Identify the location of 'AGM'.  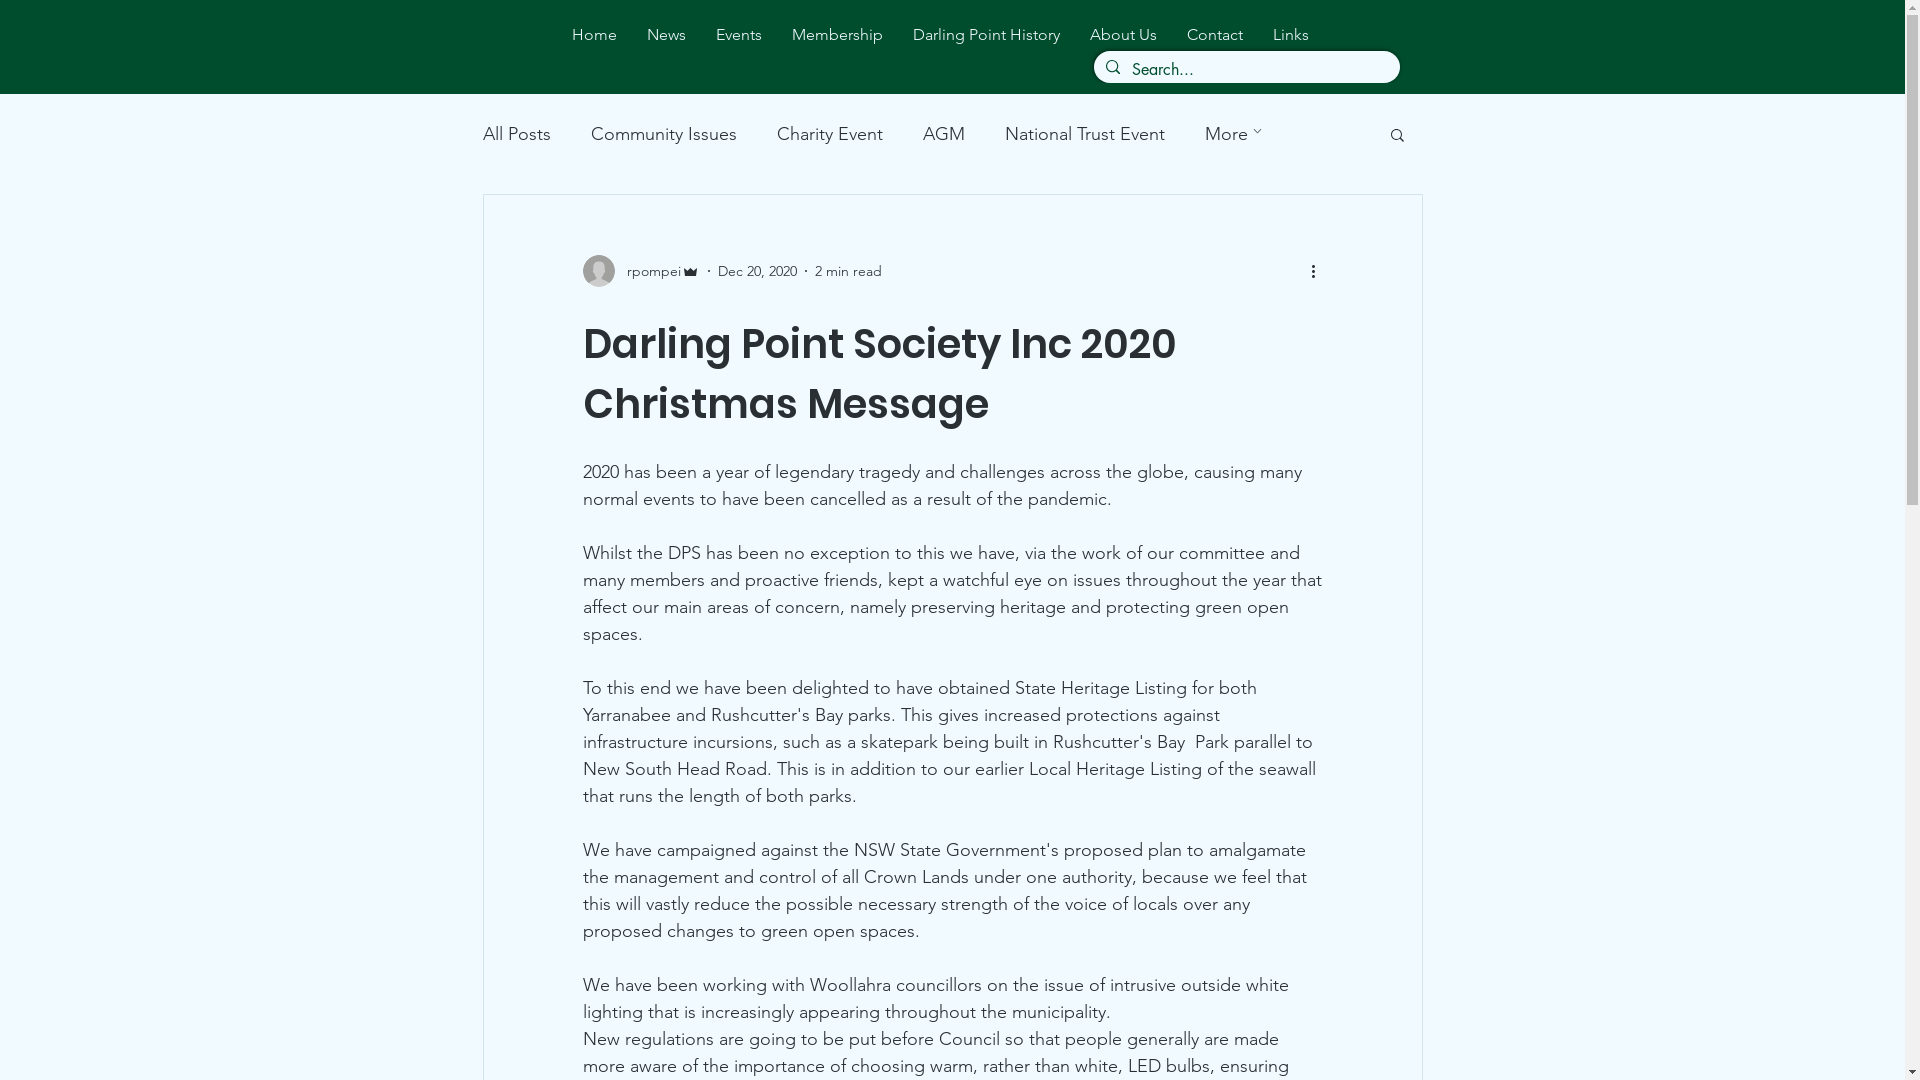
(941, 134).